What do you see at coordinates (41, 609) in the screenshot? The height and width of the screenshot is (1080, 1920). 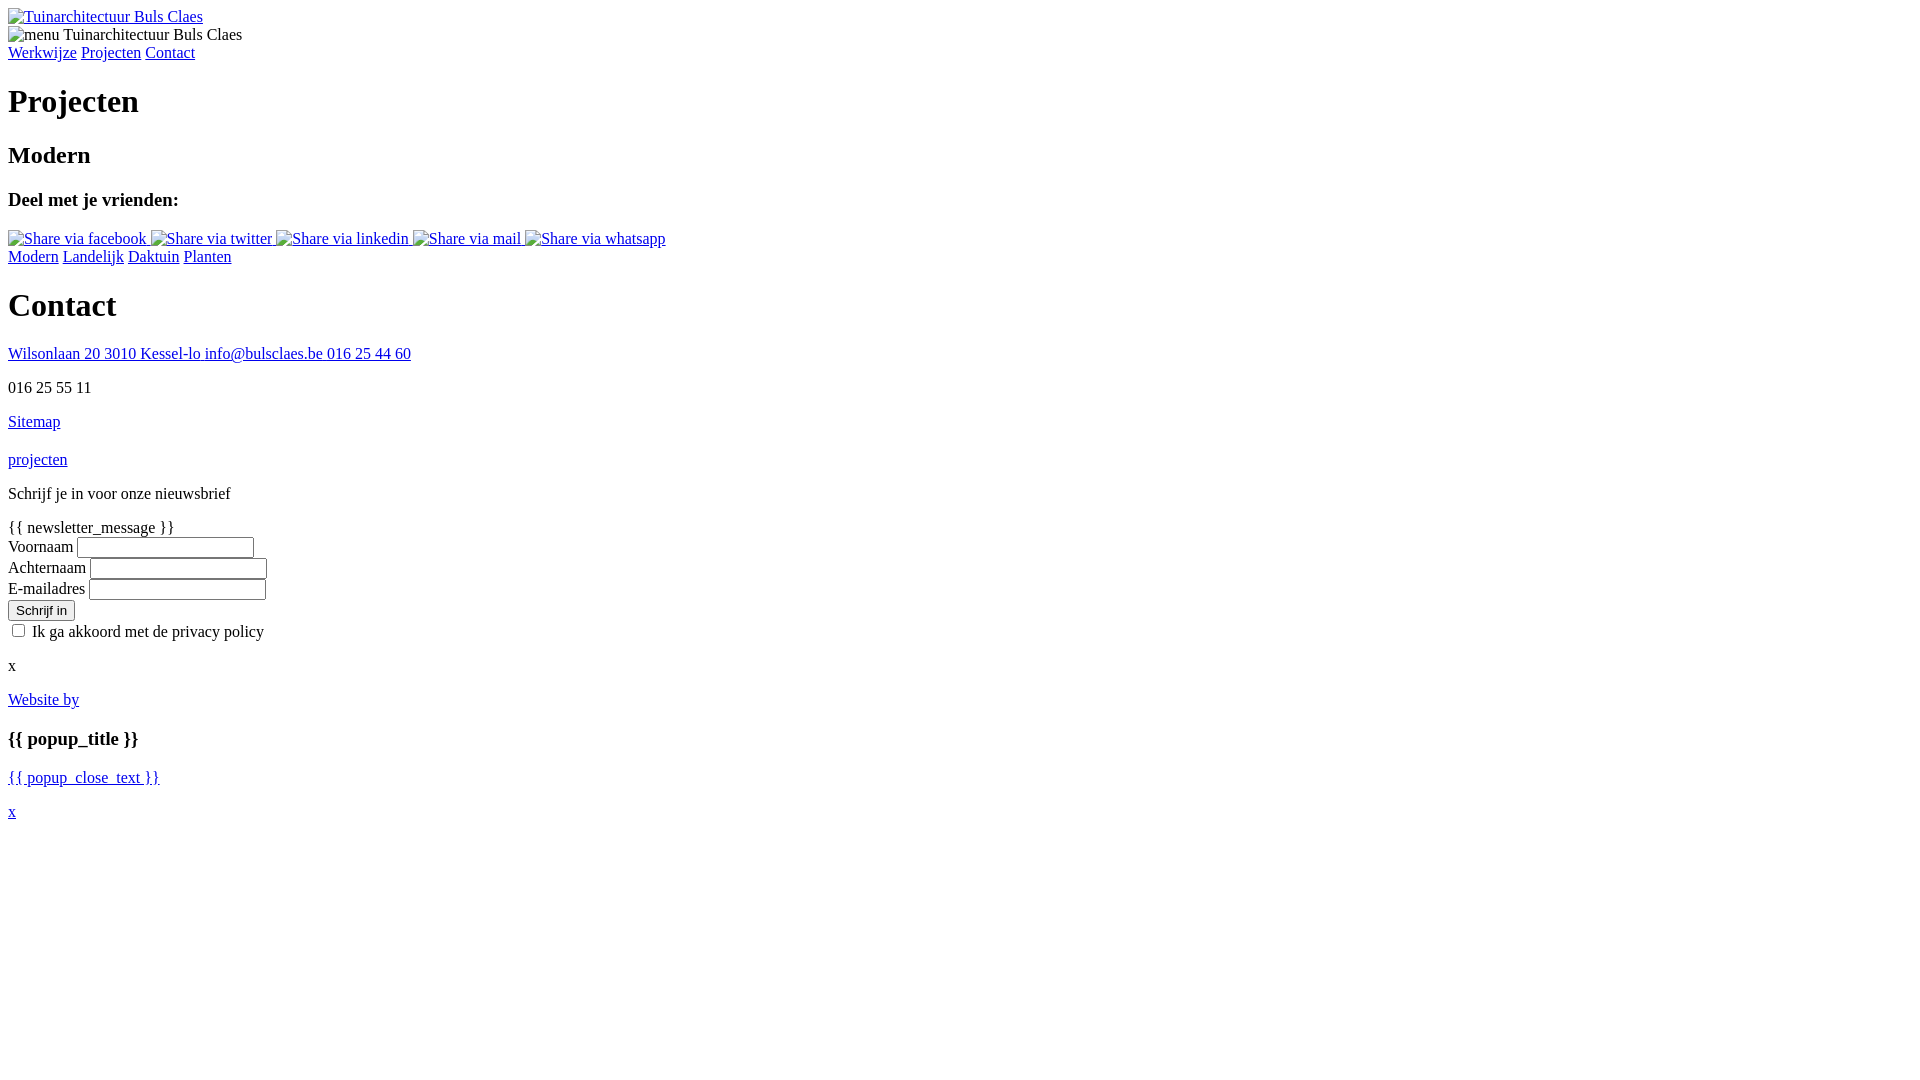 I see `'Schrijf in'` at bounding box center [41, 609].